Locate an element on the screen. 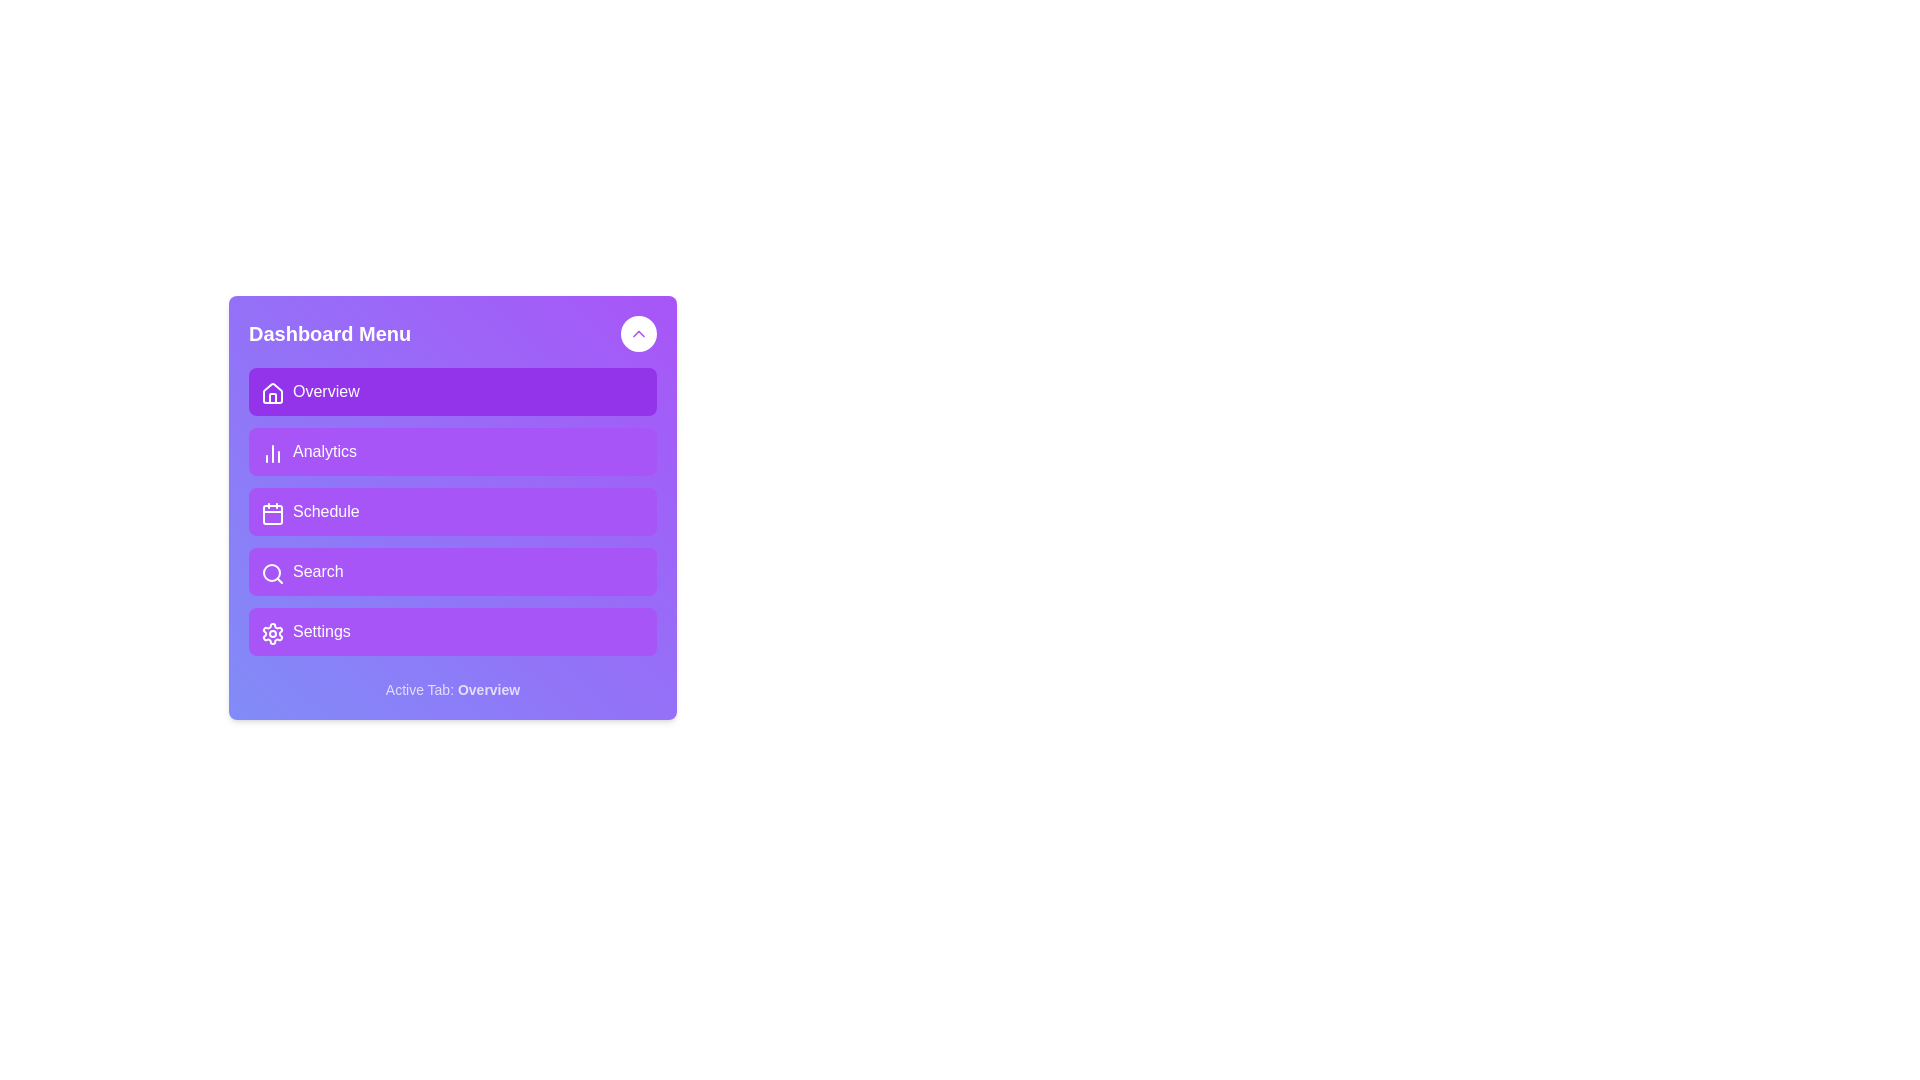 The width and height of the screenshot is (1920, 1080). the calendar icon in the 'Schedule' menu is located at coordinates (272, 512).